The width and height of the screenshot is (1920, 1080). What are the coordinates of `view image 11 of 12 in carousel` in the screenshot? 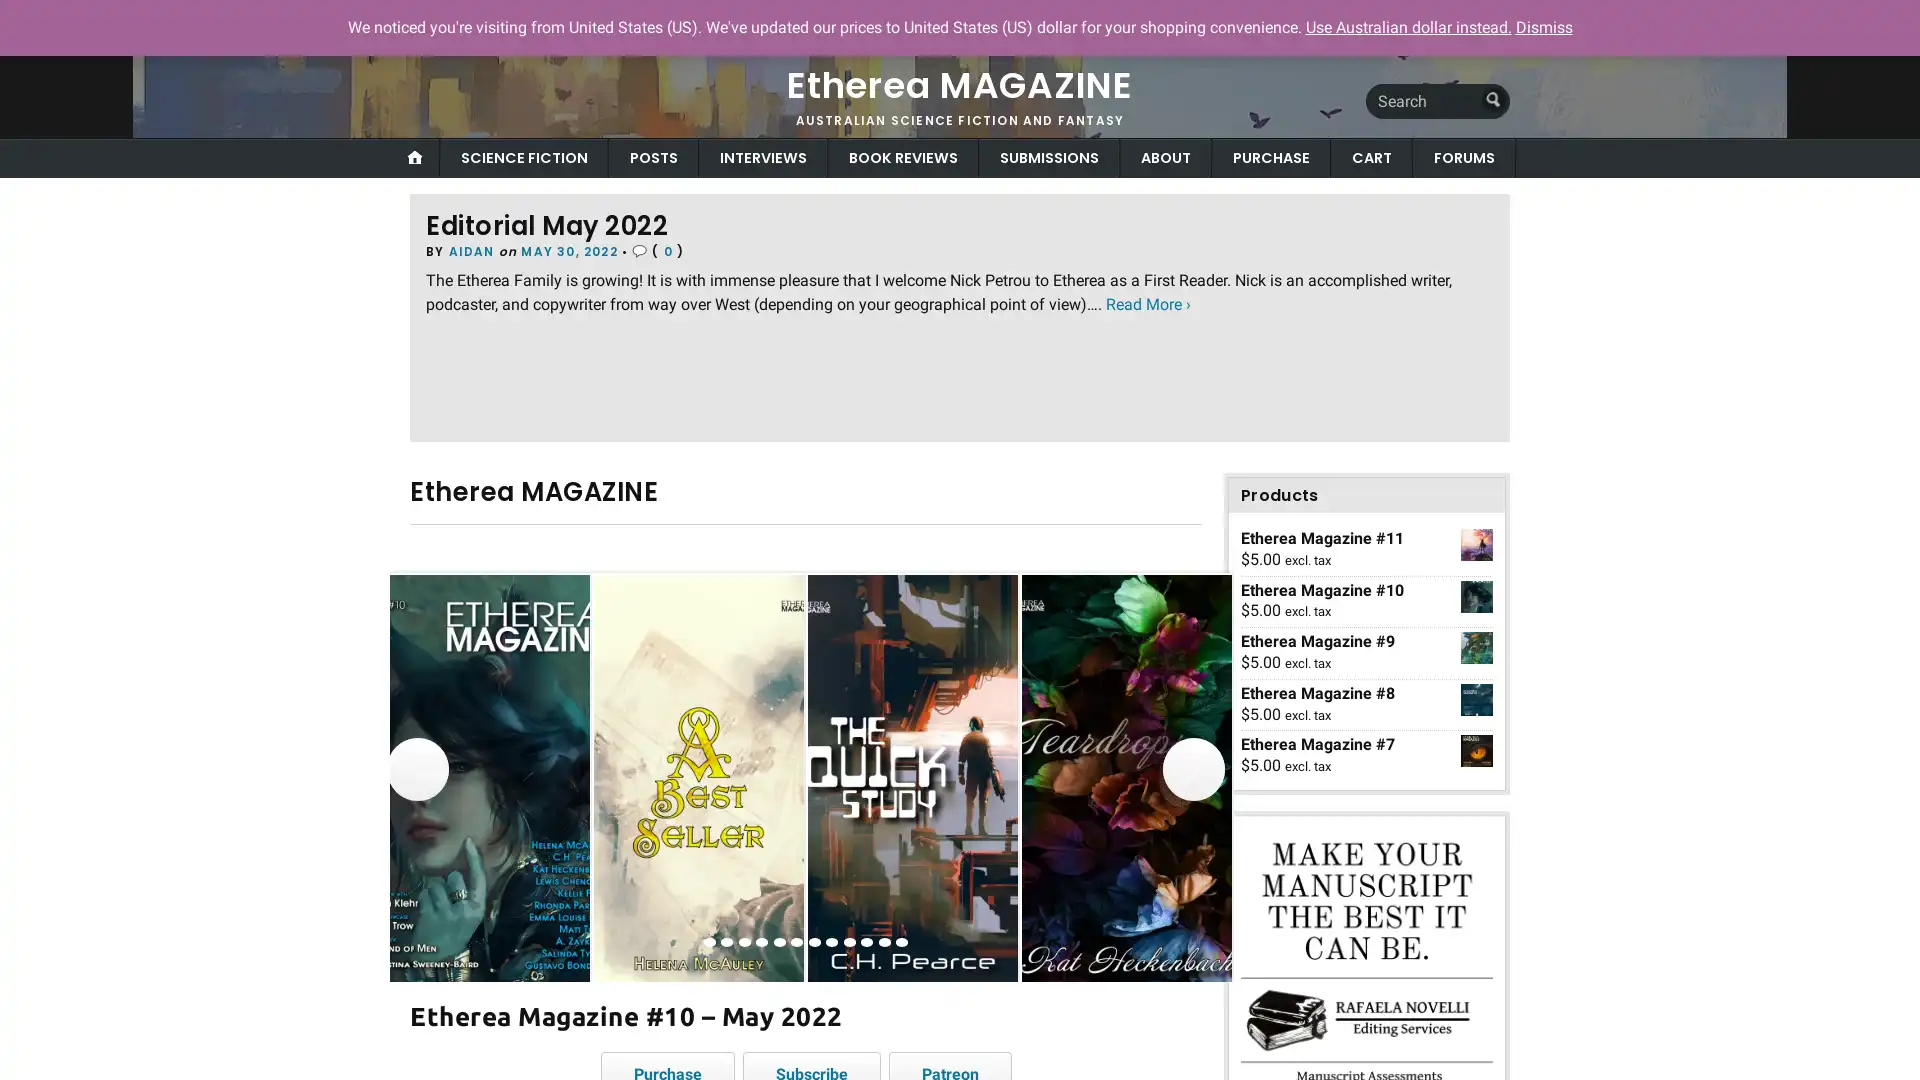 It's located at (882, 941).